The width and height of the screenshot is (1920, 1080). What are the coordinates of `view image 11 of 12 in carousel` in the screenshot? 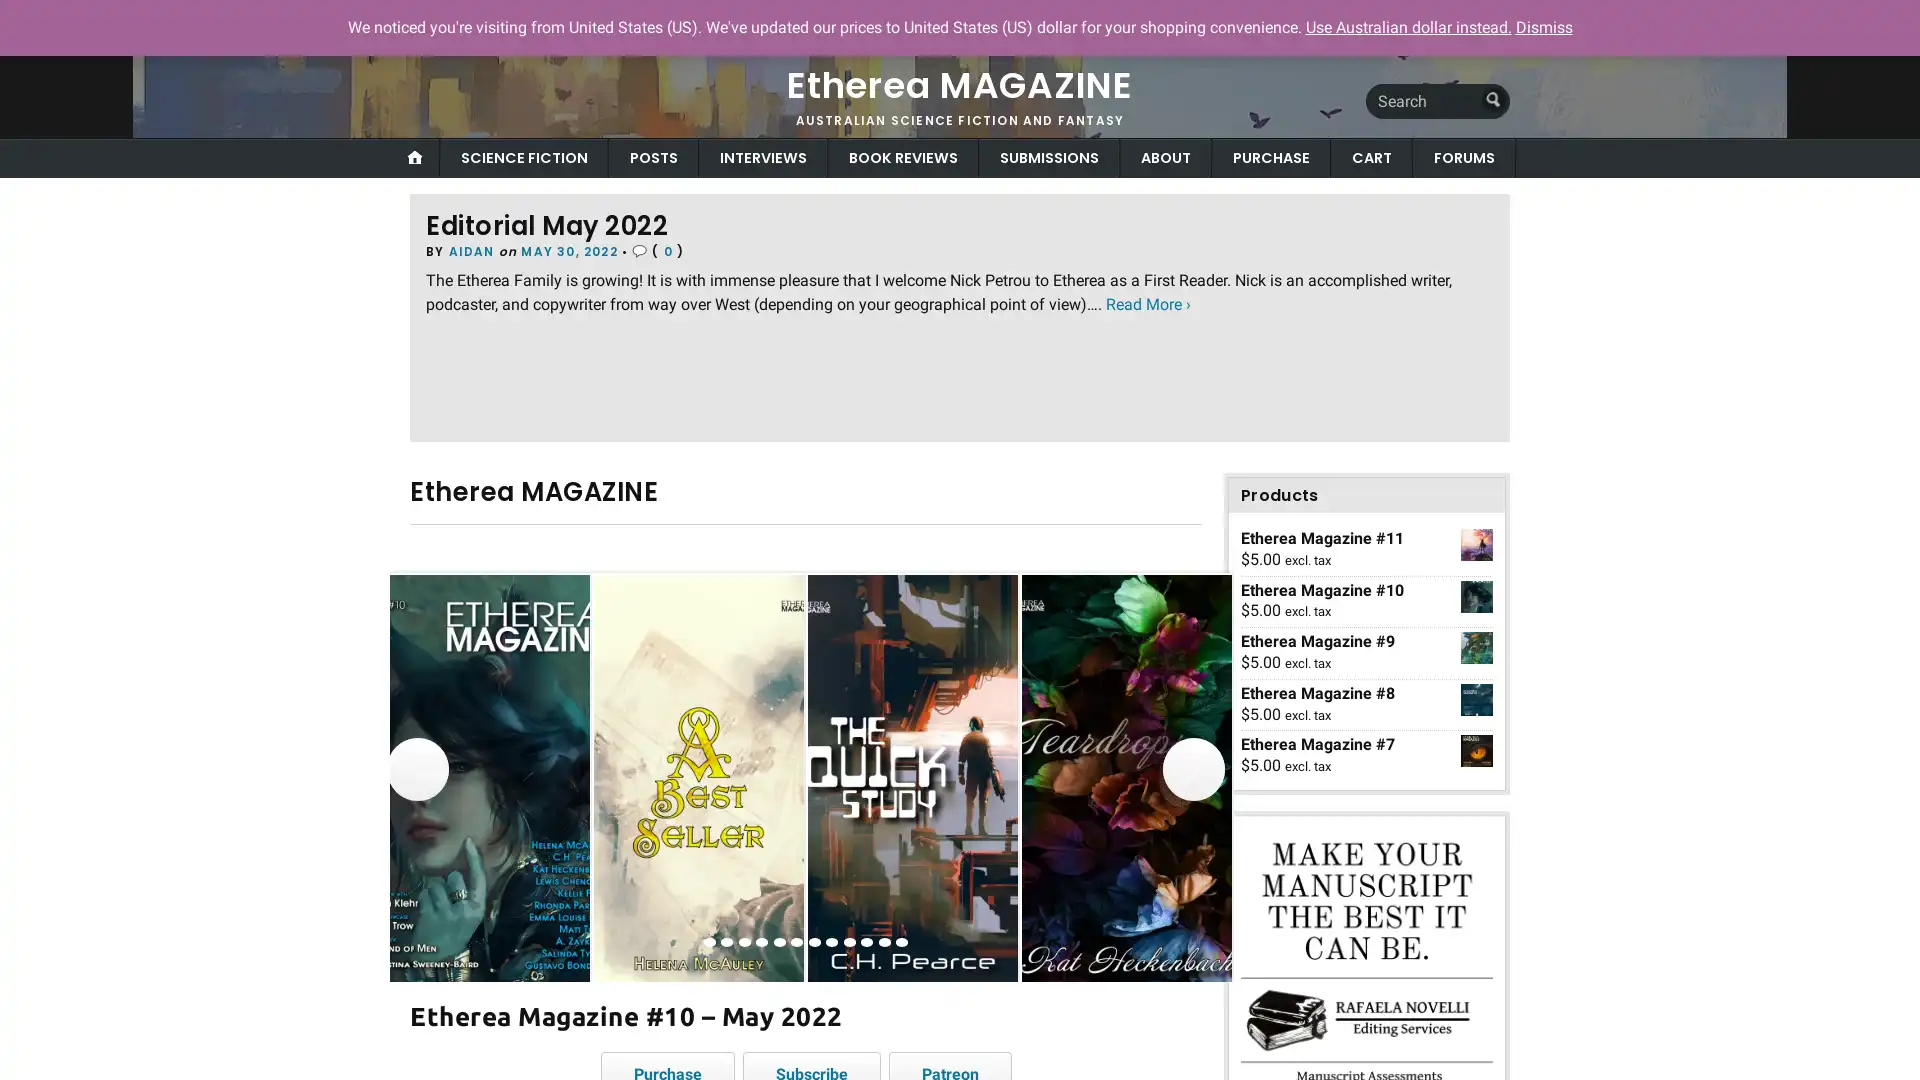 It's located at (882, 941).